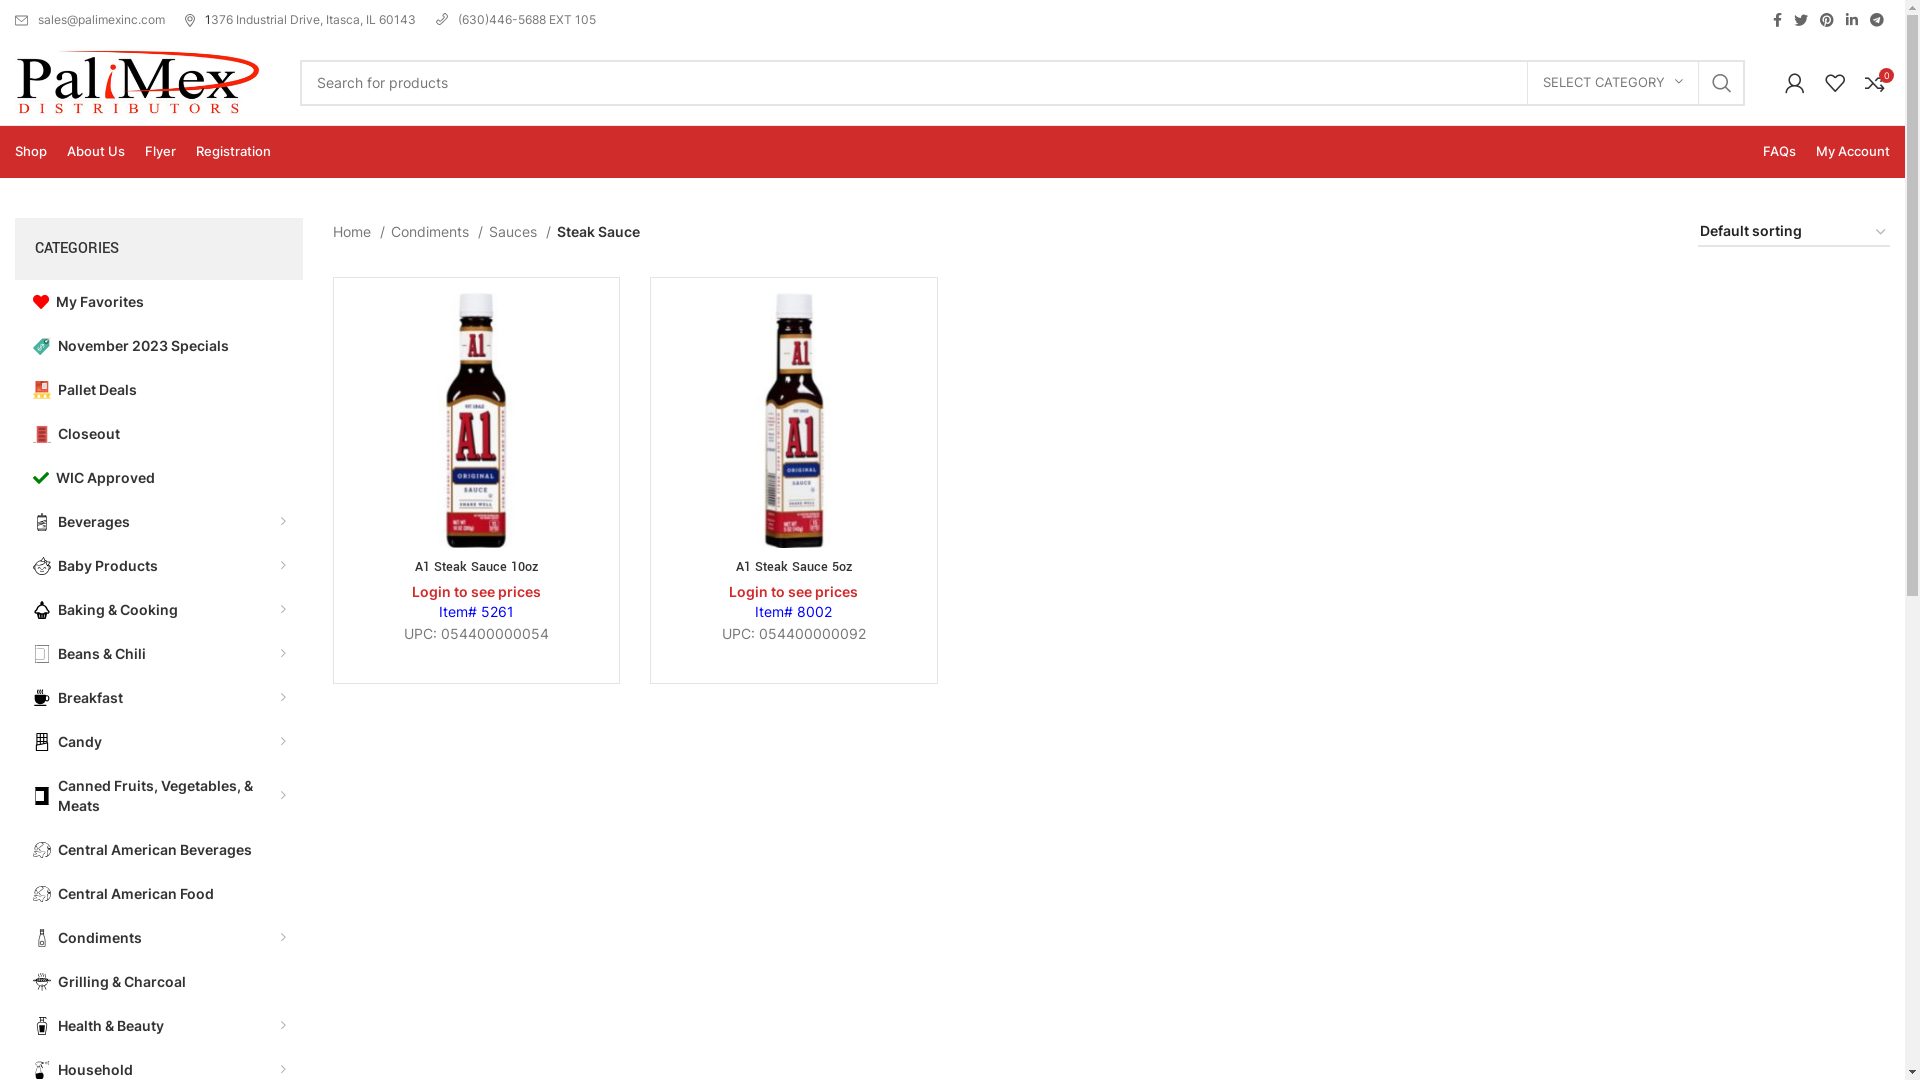 This screenshot has width=1920, height=1080. I want to click on 'Closeout', so click(157, 433).